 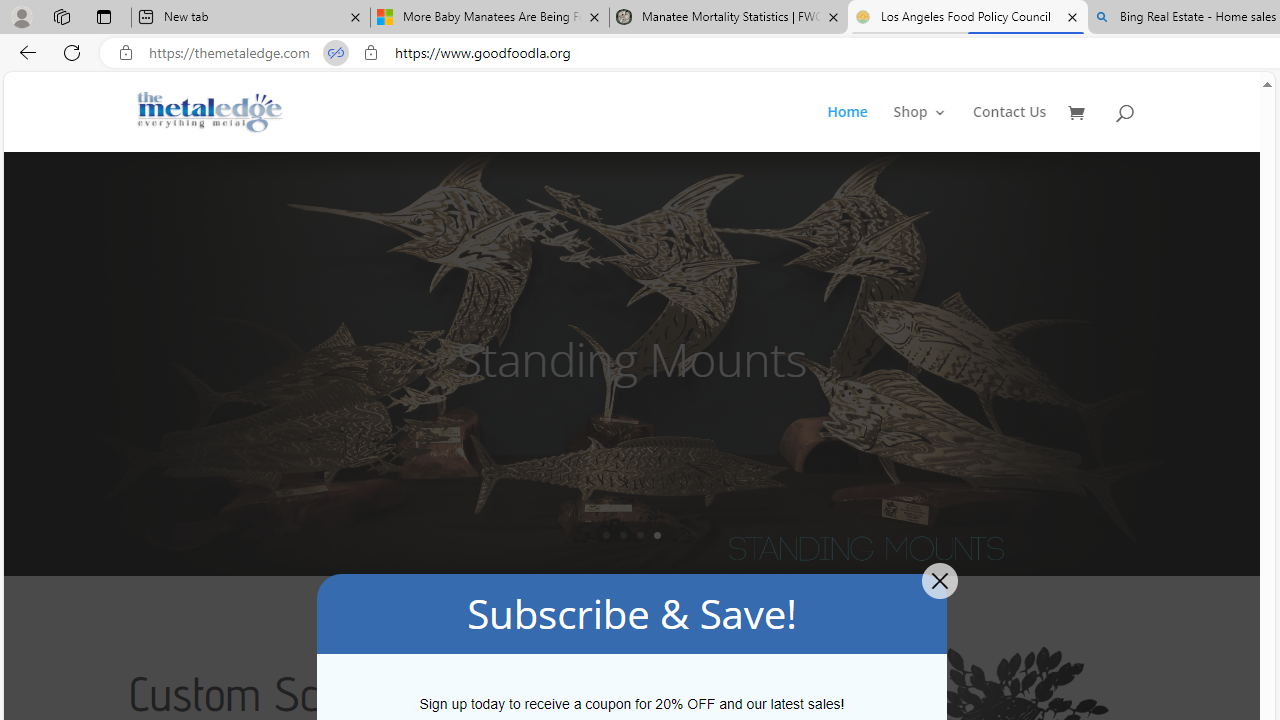 I want to click on 'Personal Profile', so click(x=21, y=16).